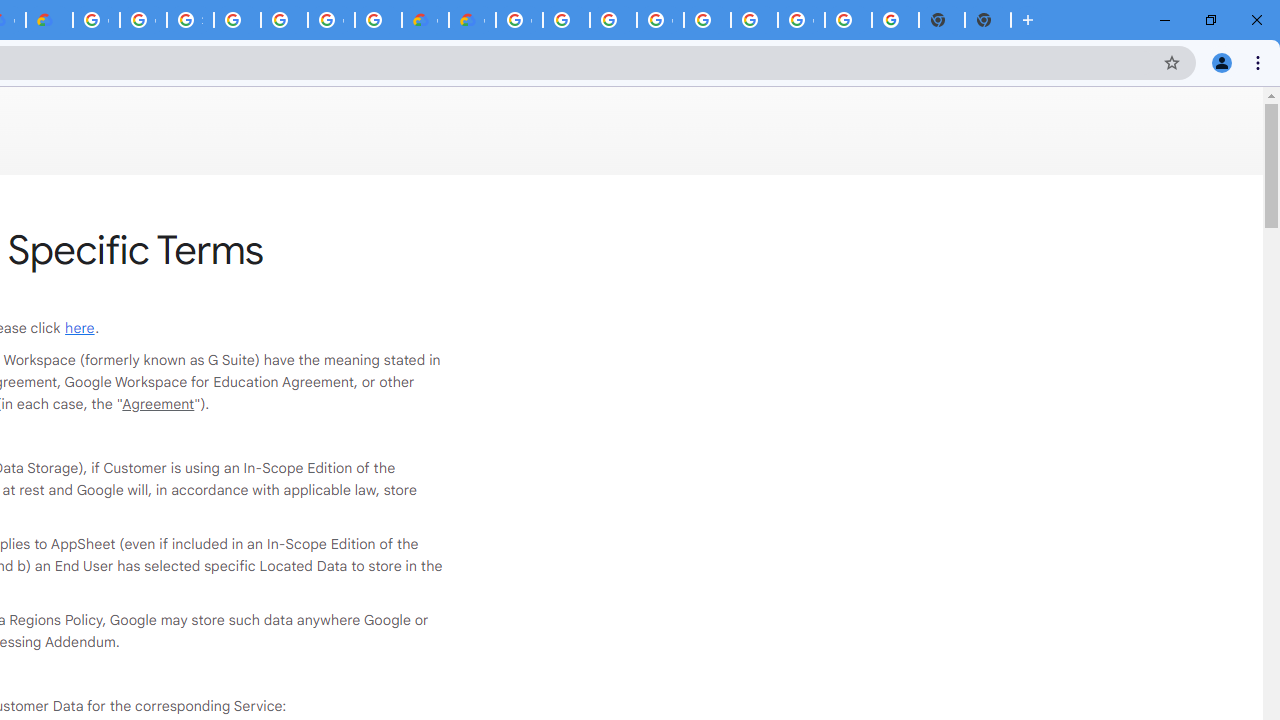 Image resolution: width=1280 pixels, height=720 pixels. Describe the element at coordinates (190, 20) in the screenshot. I see `'Sign in - Google Accounts'` at that location.